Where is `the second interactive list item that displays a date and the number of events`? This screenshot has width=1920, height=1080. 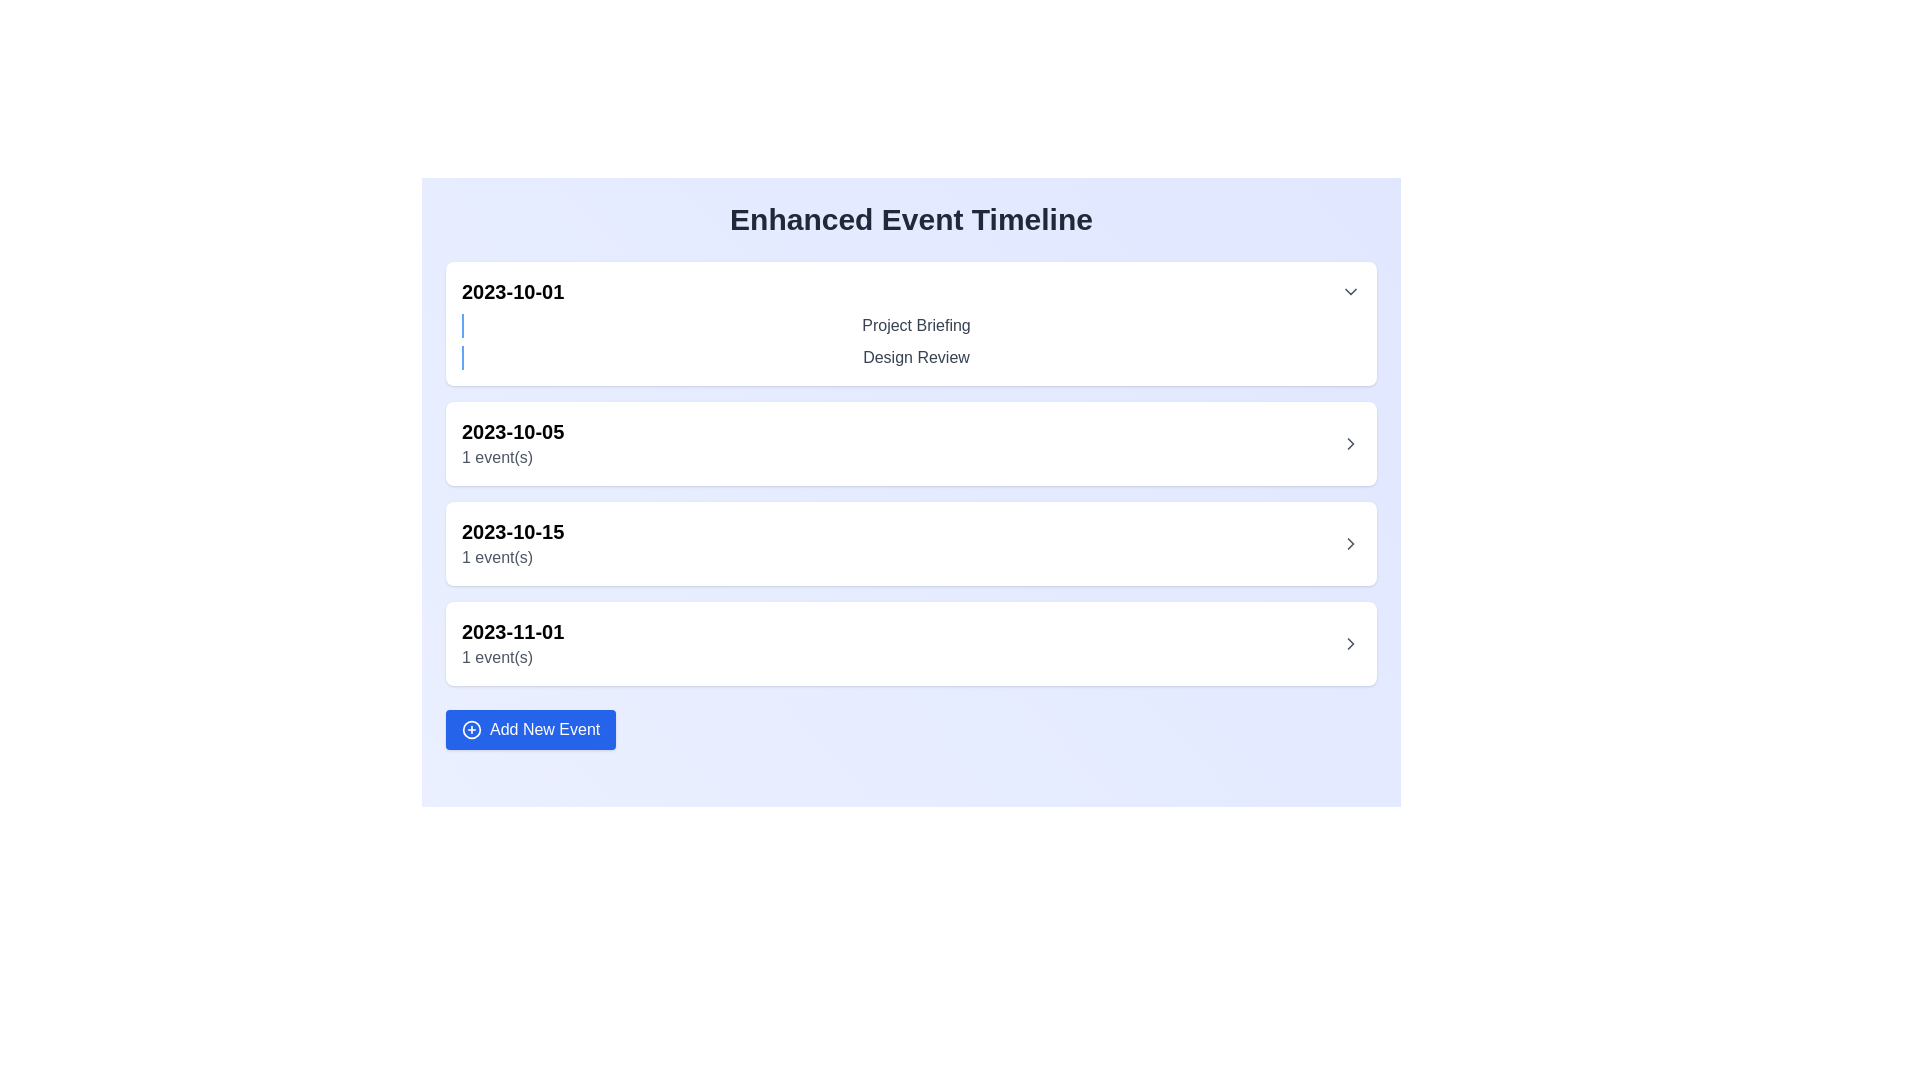 the second interactive list item that displays a date and the number of events is located at coordinates (910, 442).